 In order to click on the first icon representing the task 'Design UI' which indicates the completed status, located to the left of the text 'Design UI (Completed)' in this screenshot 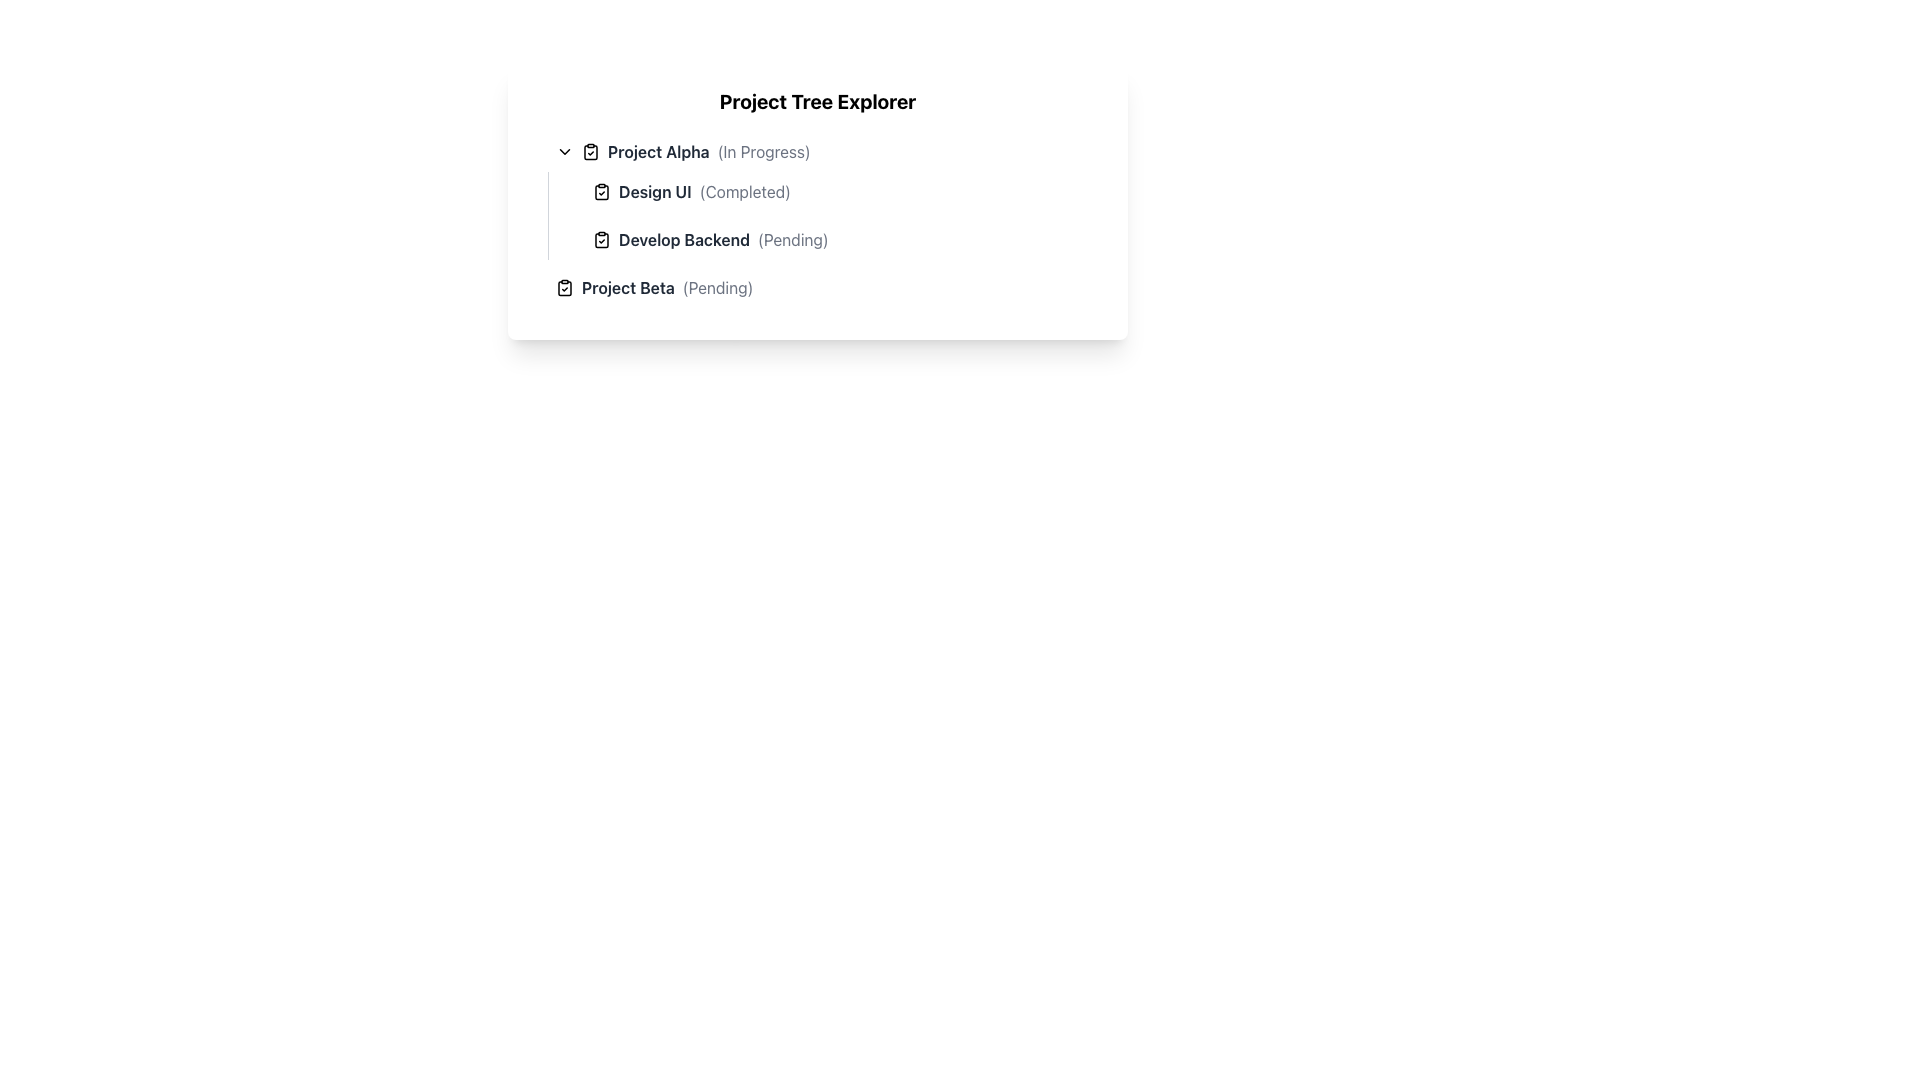, I will do `click(600, 192)`.